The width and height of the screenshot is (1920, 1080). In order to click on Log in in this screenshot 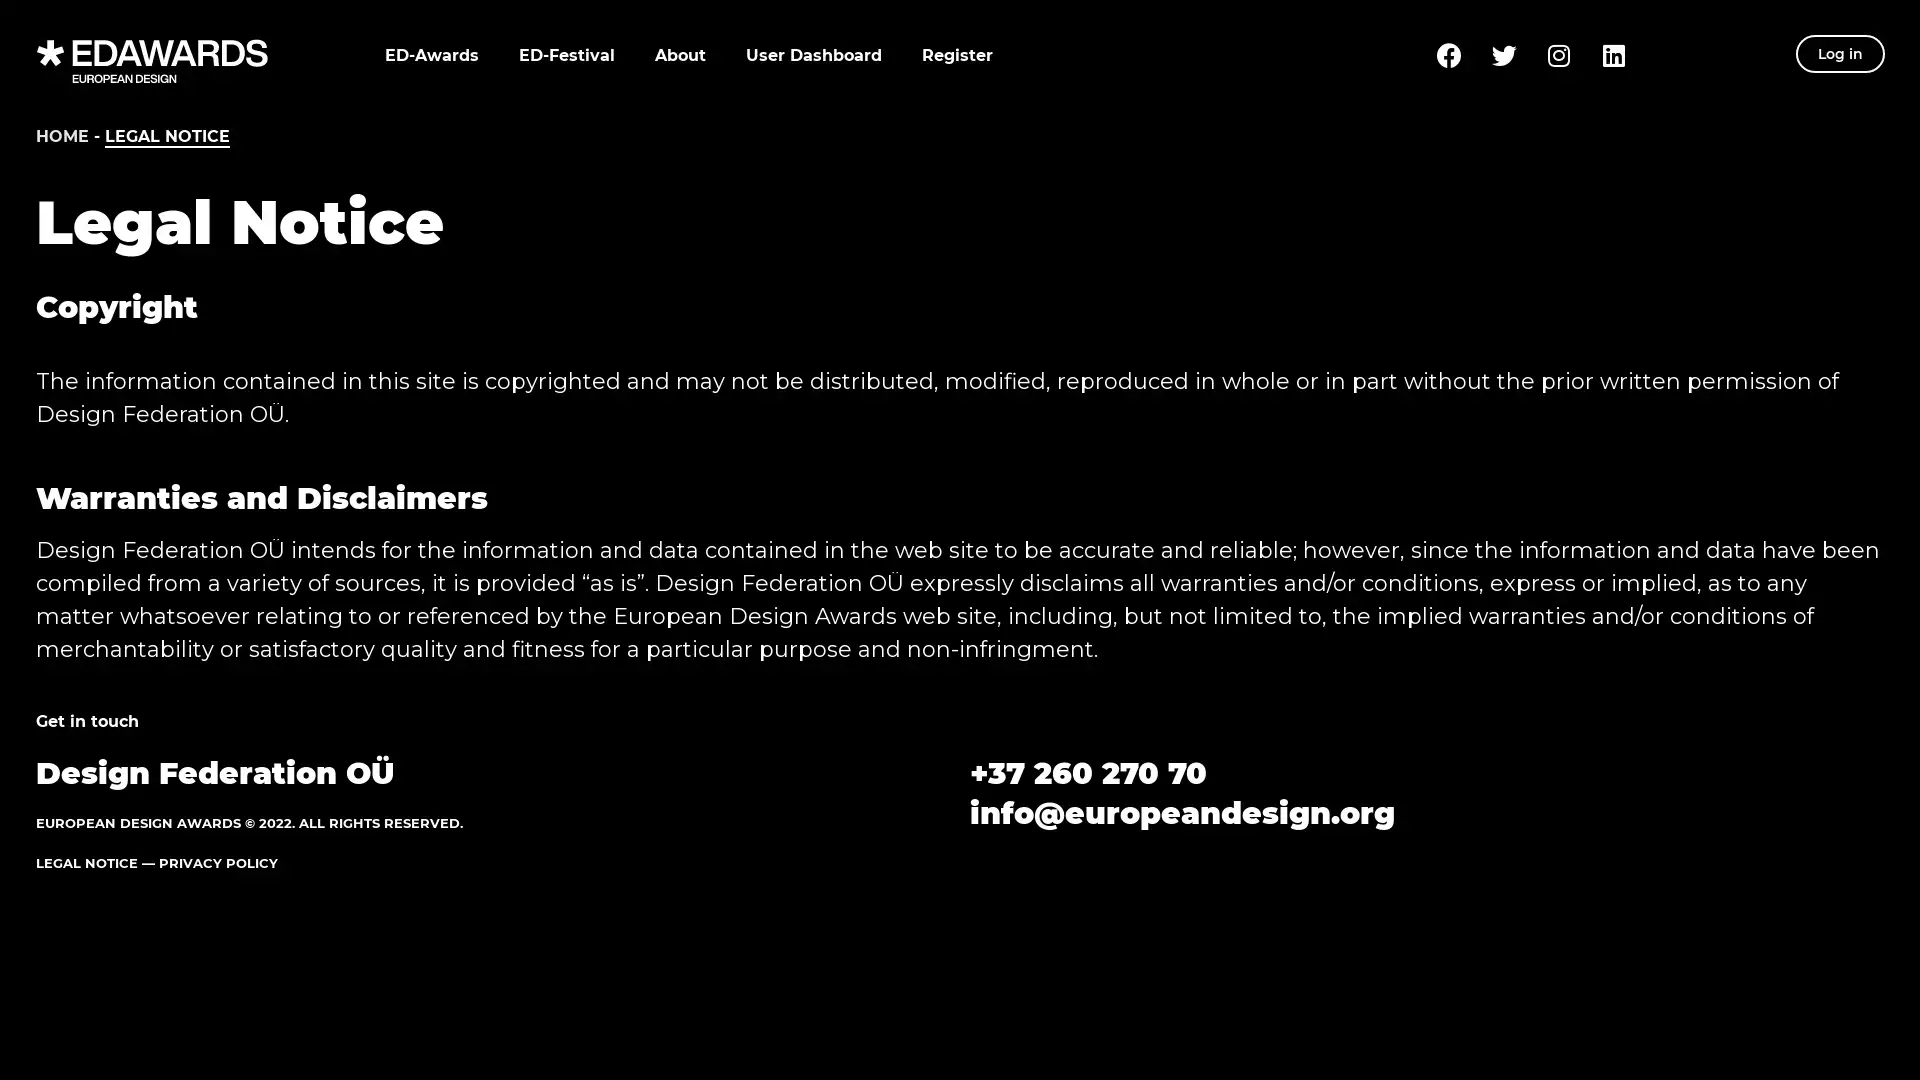, I will do `click(1840, 53)`.